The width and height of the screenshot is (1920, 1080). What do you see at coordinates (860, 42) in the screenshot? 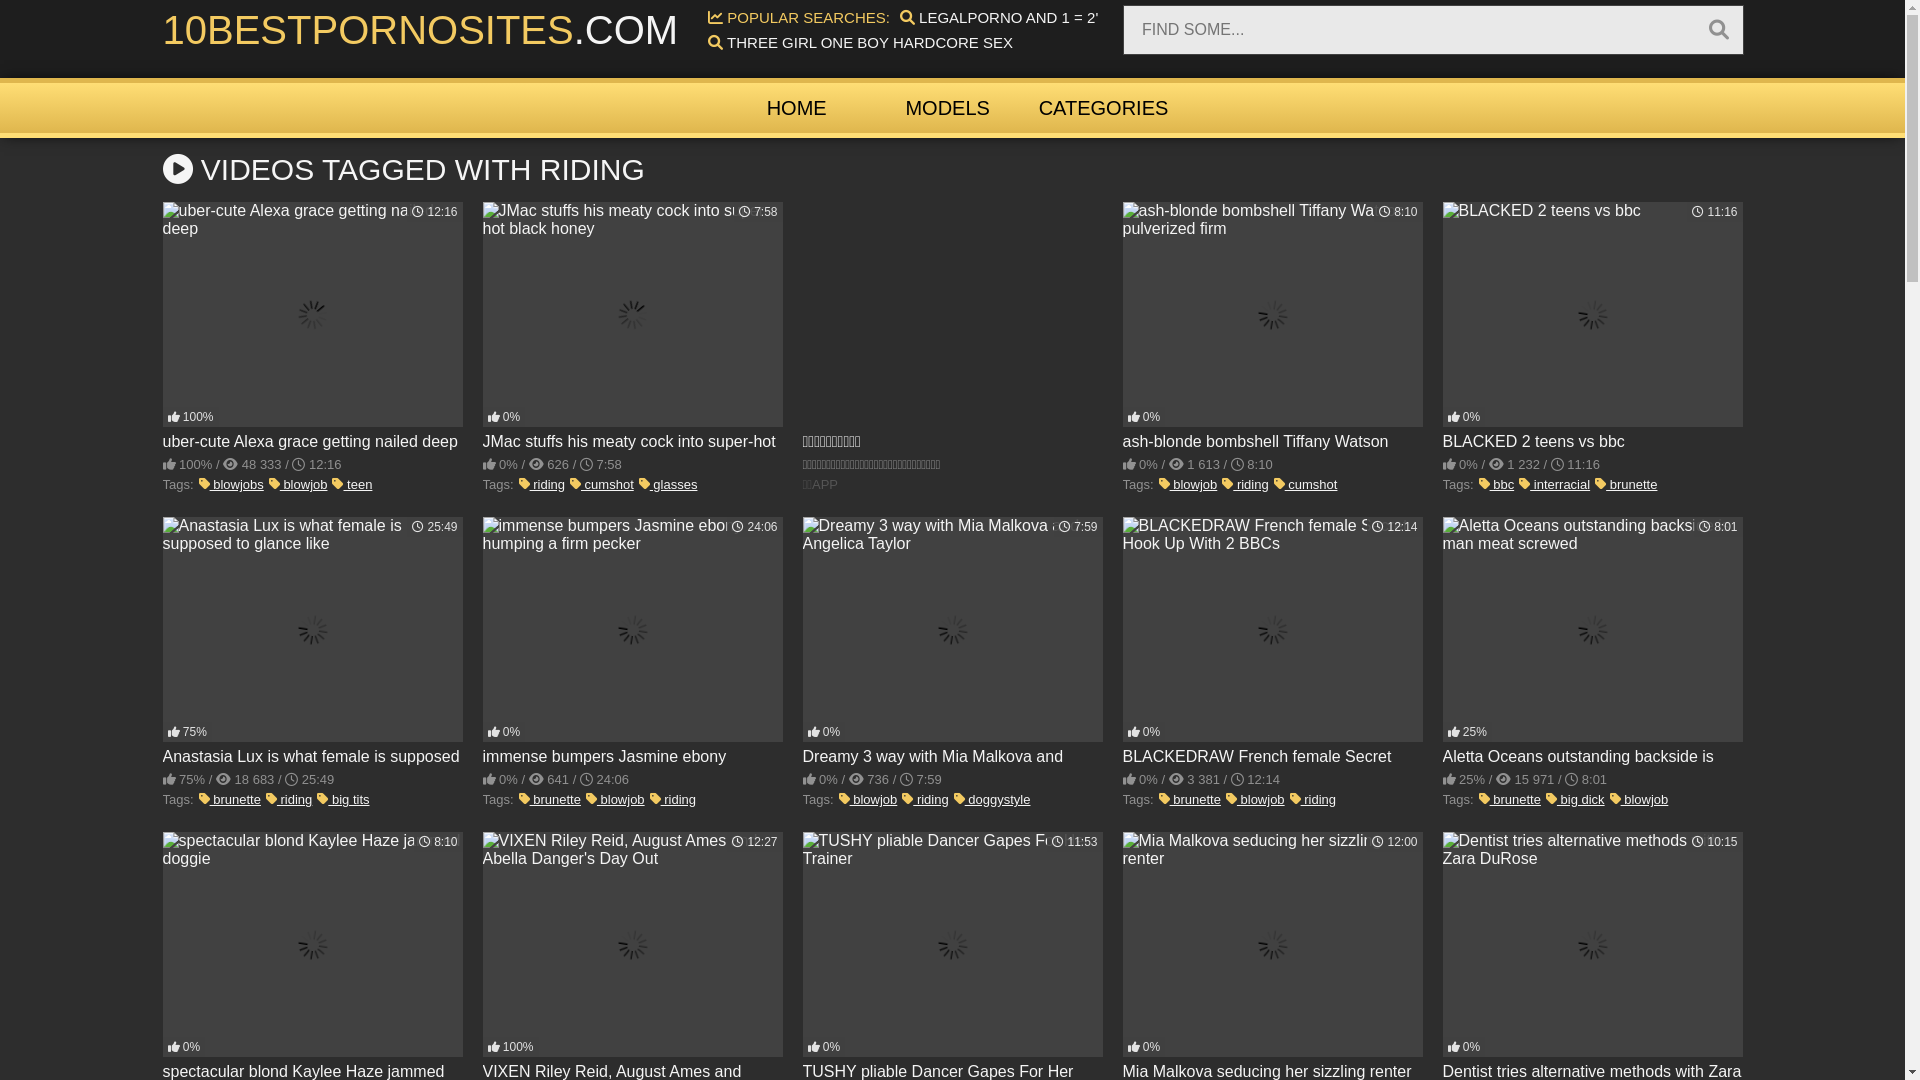
I see `'THREE GIRL ONE BOY HARDCORE SEX'` at bounding box center [860, 42].